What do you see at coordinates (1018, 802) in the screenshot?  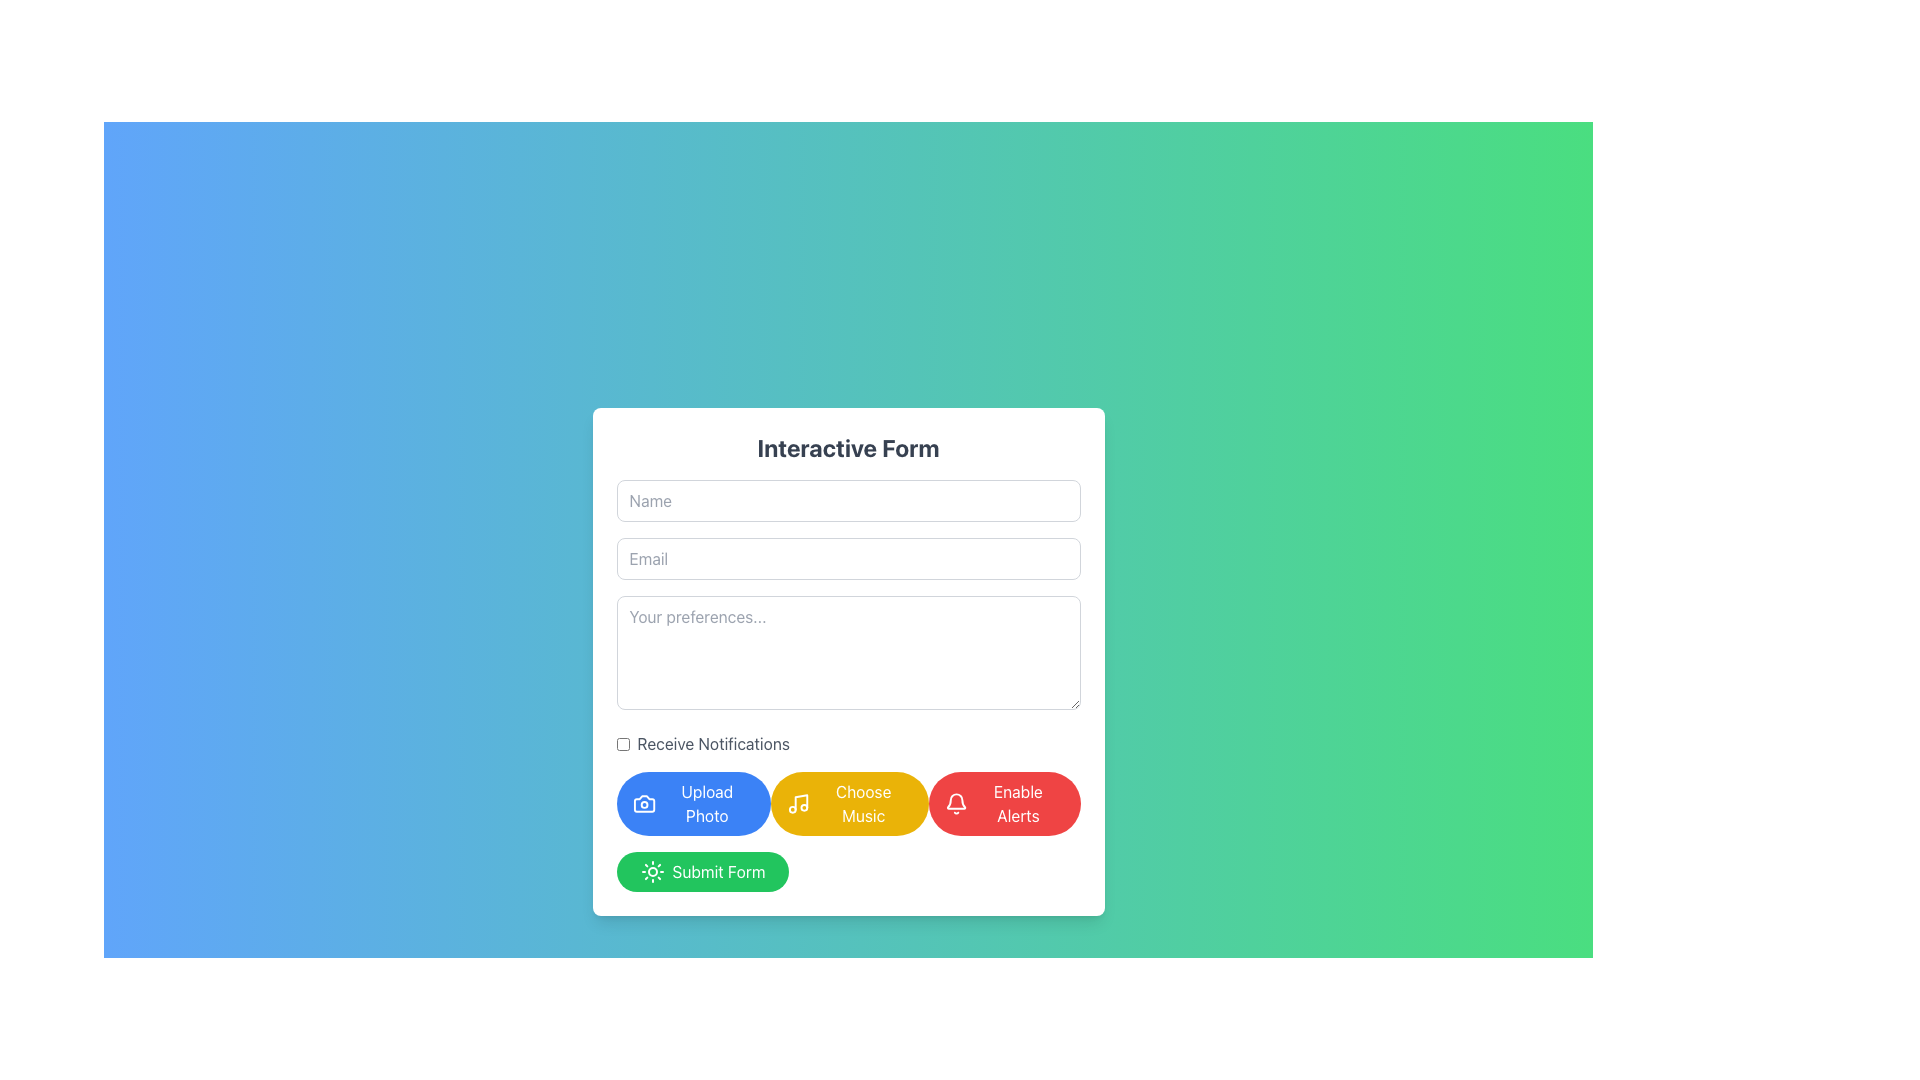 I see `the 'Enable Alerts' button, which is a prominent red rounded button with white text, located in the bottom-right section of the interface, adjacent to the 'Choose Music' button` at bounding box center [1018, 802].